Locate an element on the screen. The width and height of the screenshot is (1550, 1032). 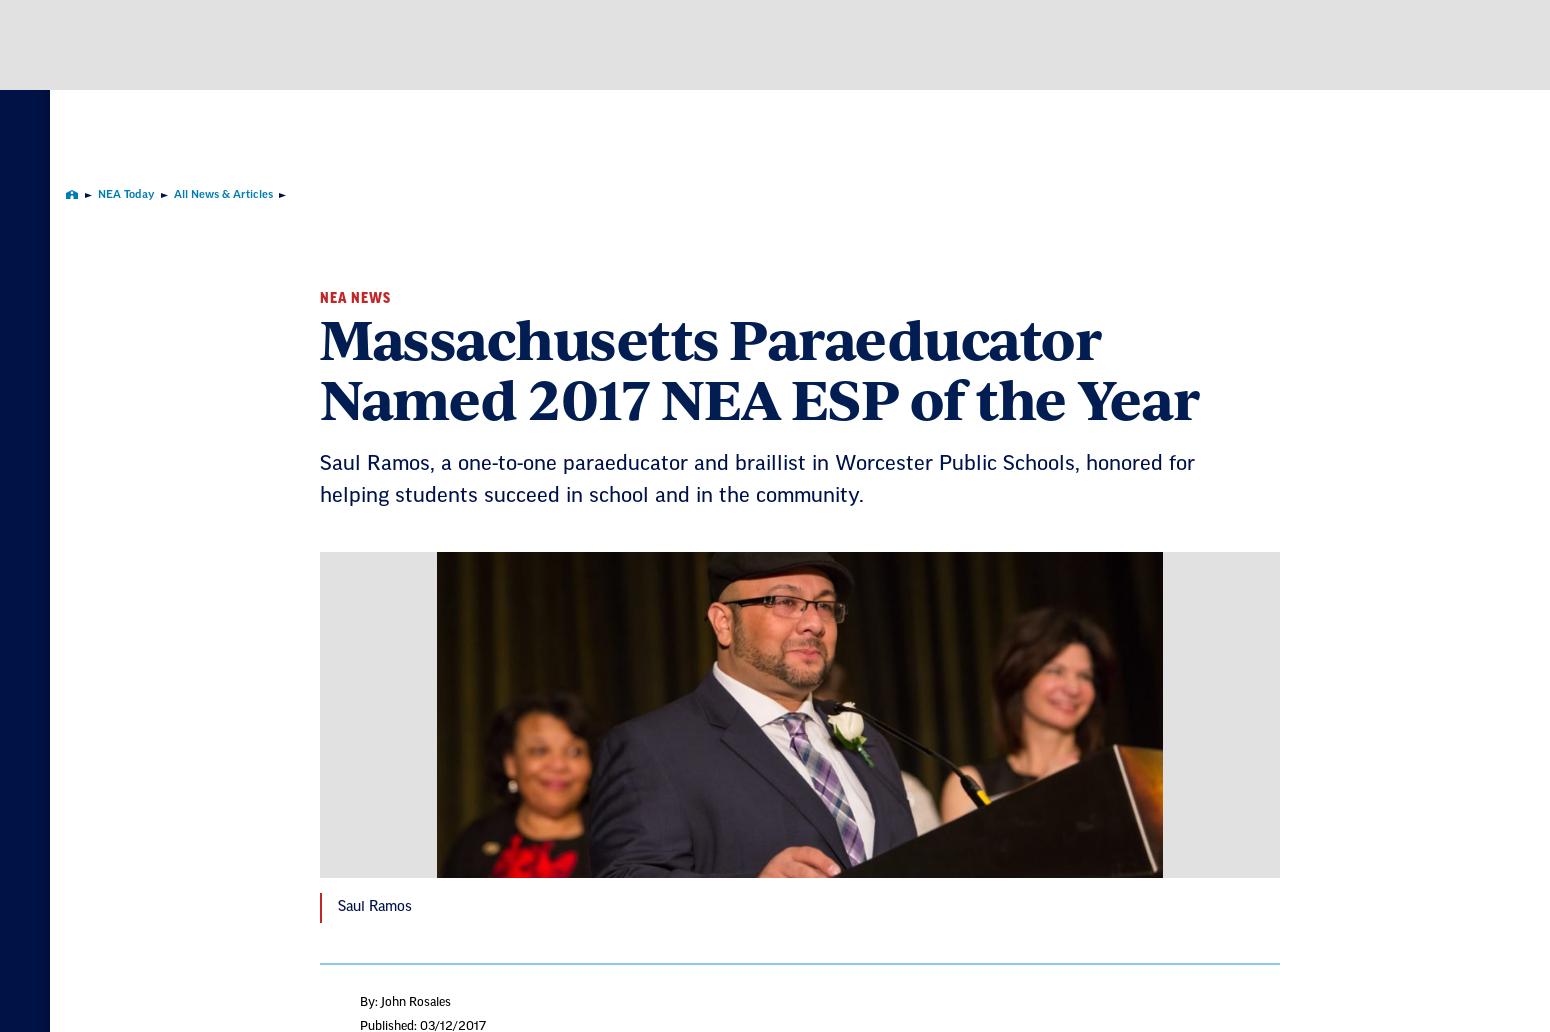
'Power Language' is located at coordinates (975, 584).